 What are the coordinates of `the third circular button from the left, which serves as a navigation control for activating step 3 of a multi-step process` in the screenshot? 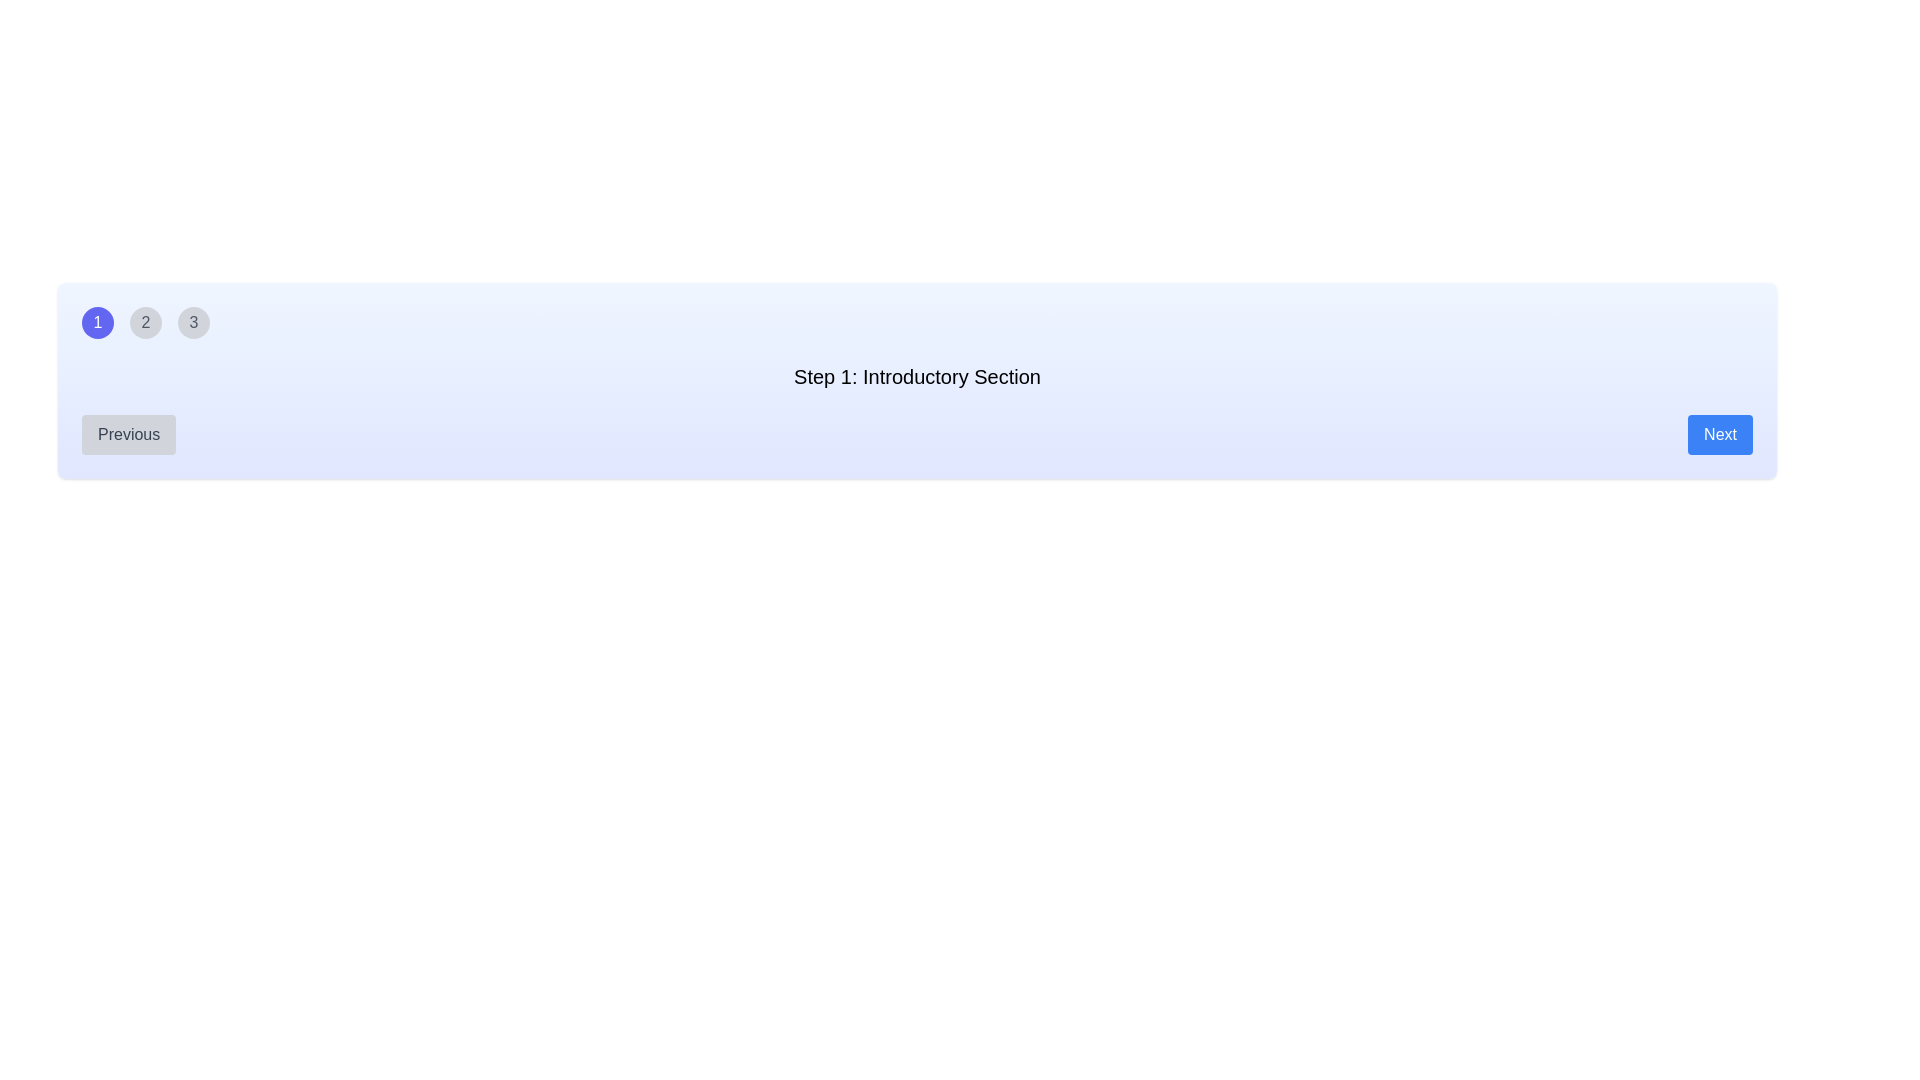 It's located at (193, 322).